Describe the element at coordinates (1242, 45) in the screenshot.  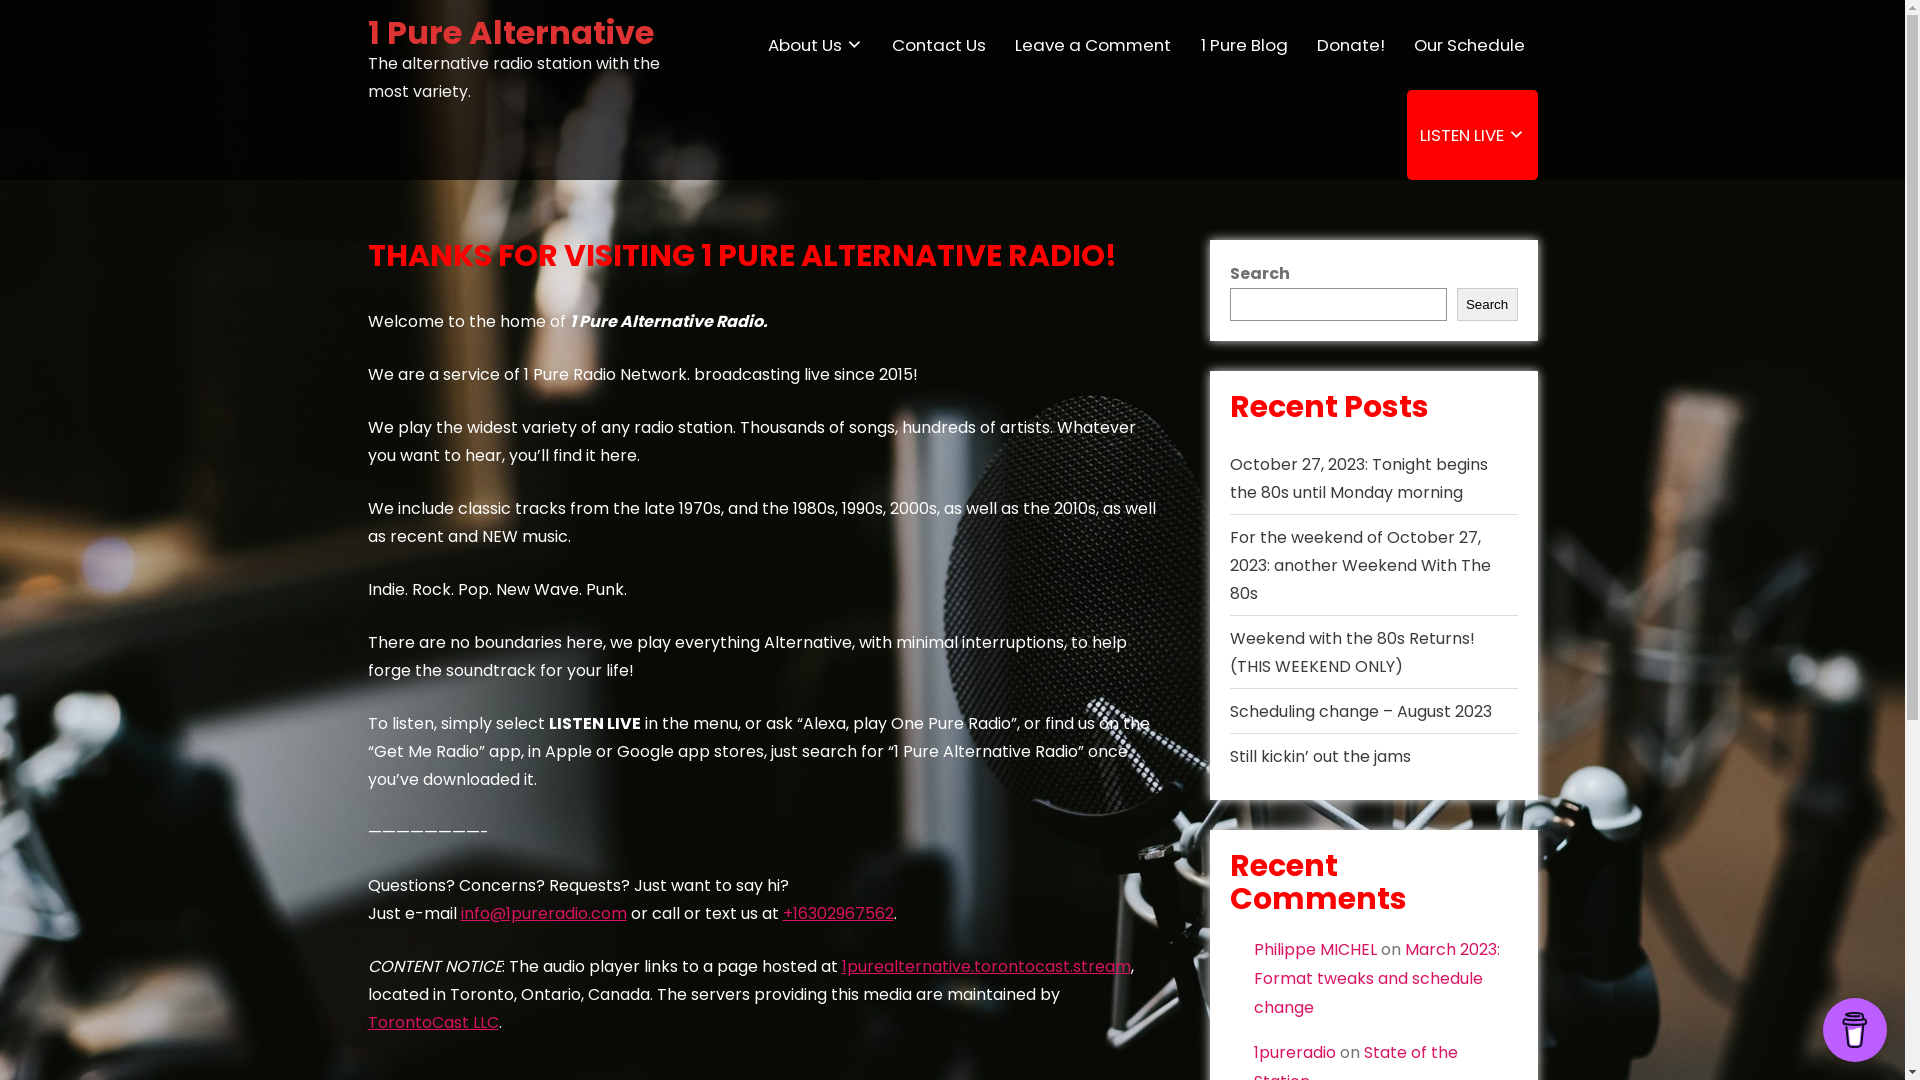
I see `'1 Pure Blog'` at that location.